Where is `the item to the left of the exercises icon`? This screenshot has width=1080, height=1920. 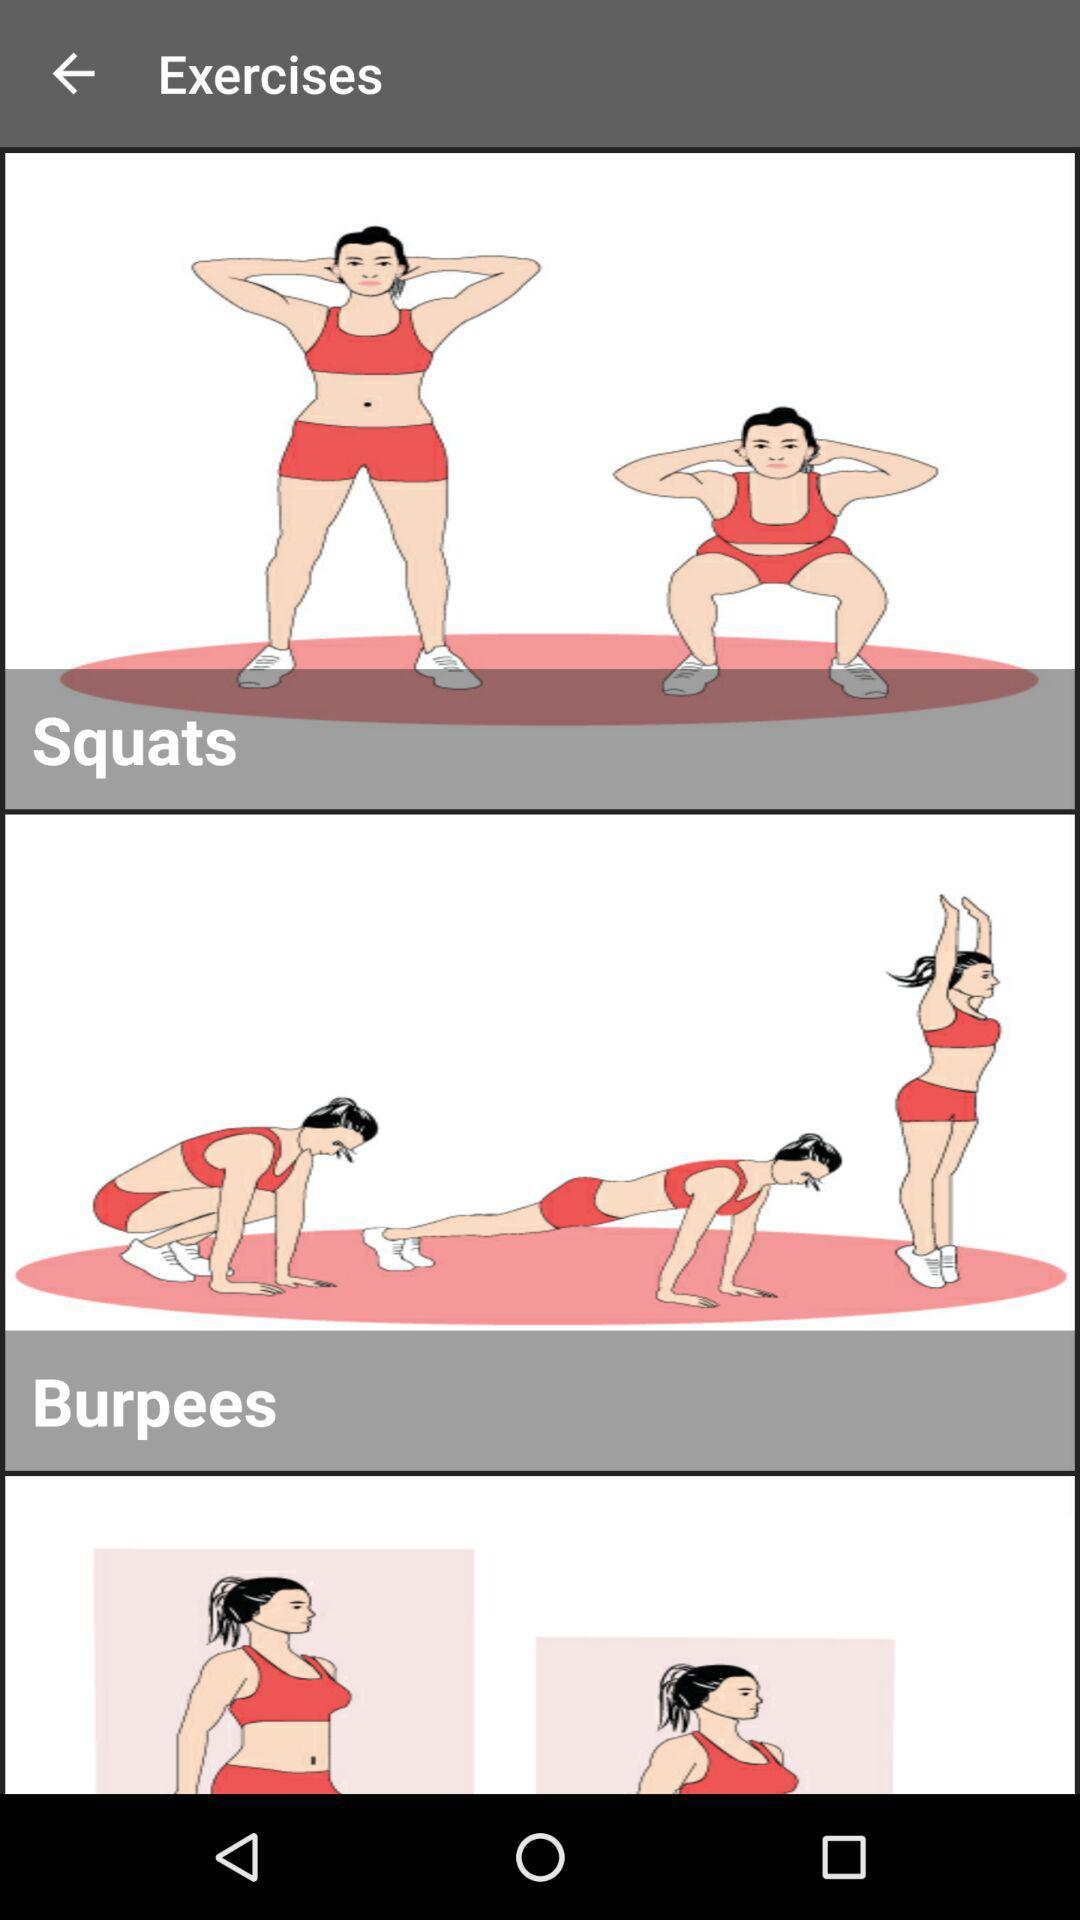
the item to the left of the exercises icon is located at coordinates (72, 73).